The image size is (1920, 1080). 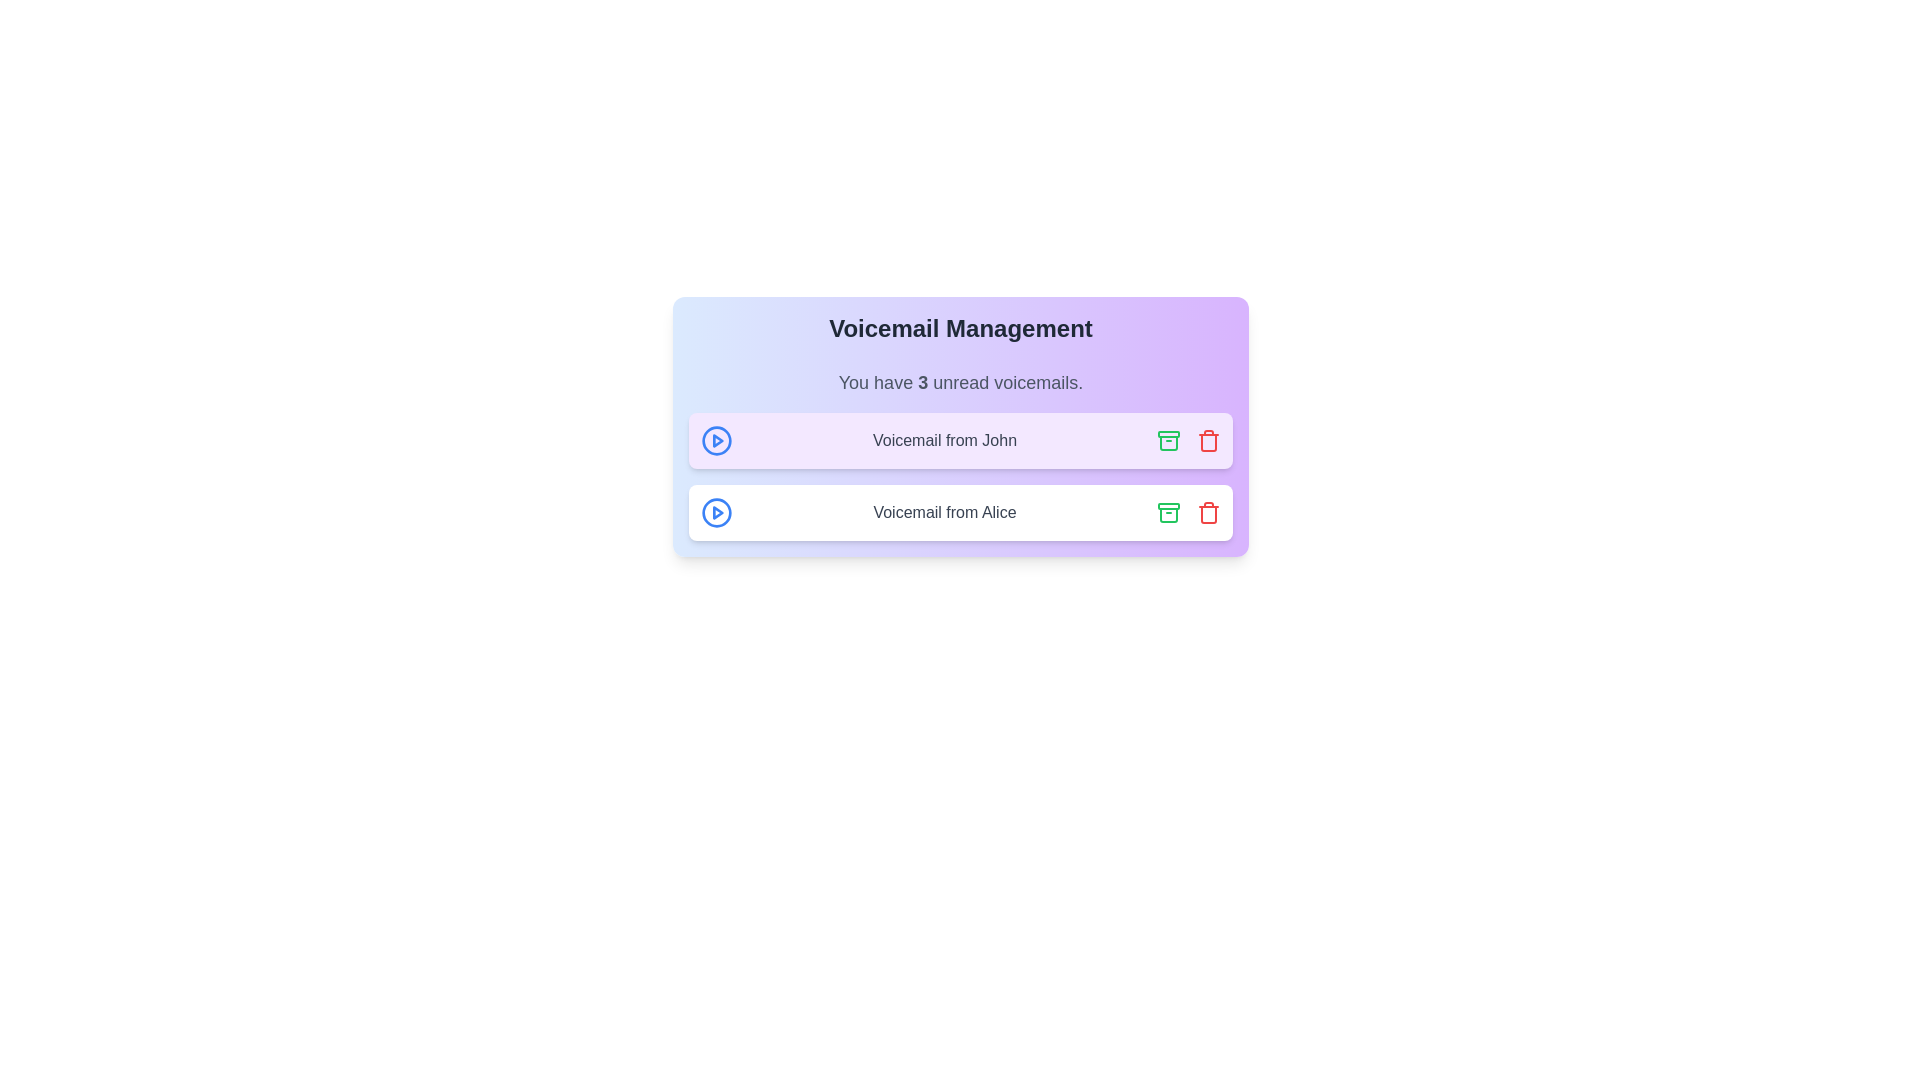 What do you see at coordinates (1169, 433) in the screenshot?
I see `the small rectangular shape with rounded corners that forms the top lid of the archive icon, located near the right side of each voicemail entry` at bounding box center [1169, 433].